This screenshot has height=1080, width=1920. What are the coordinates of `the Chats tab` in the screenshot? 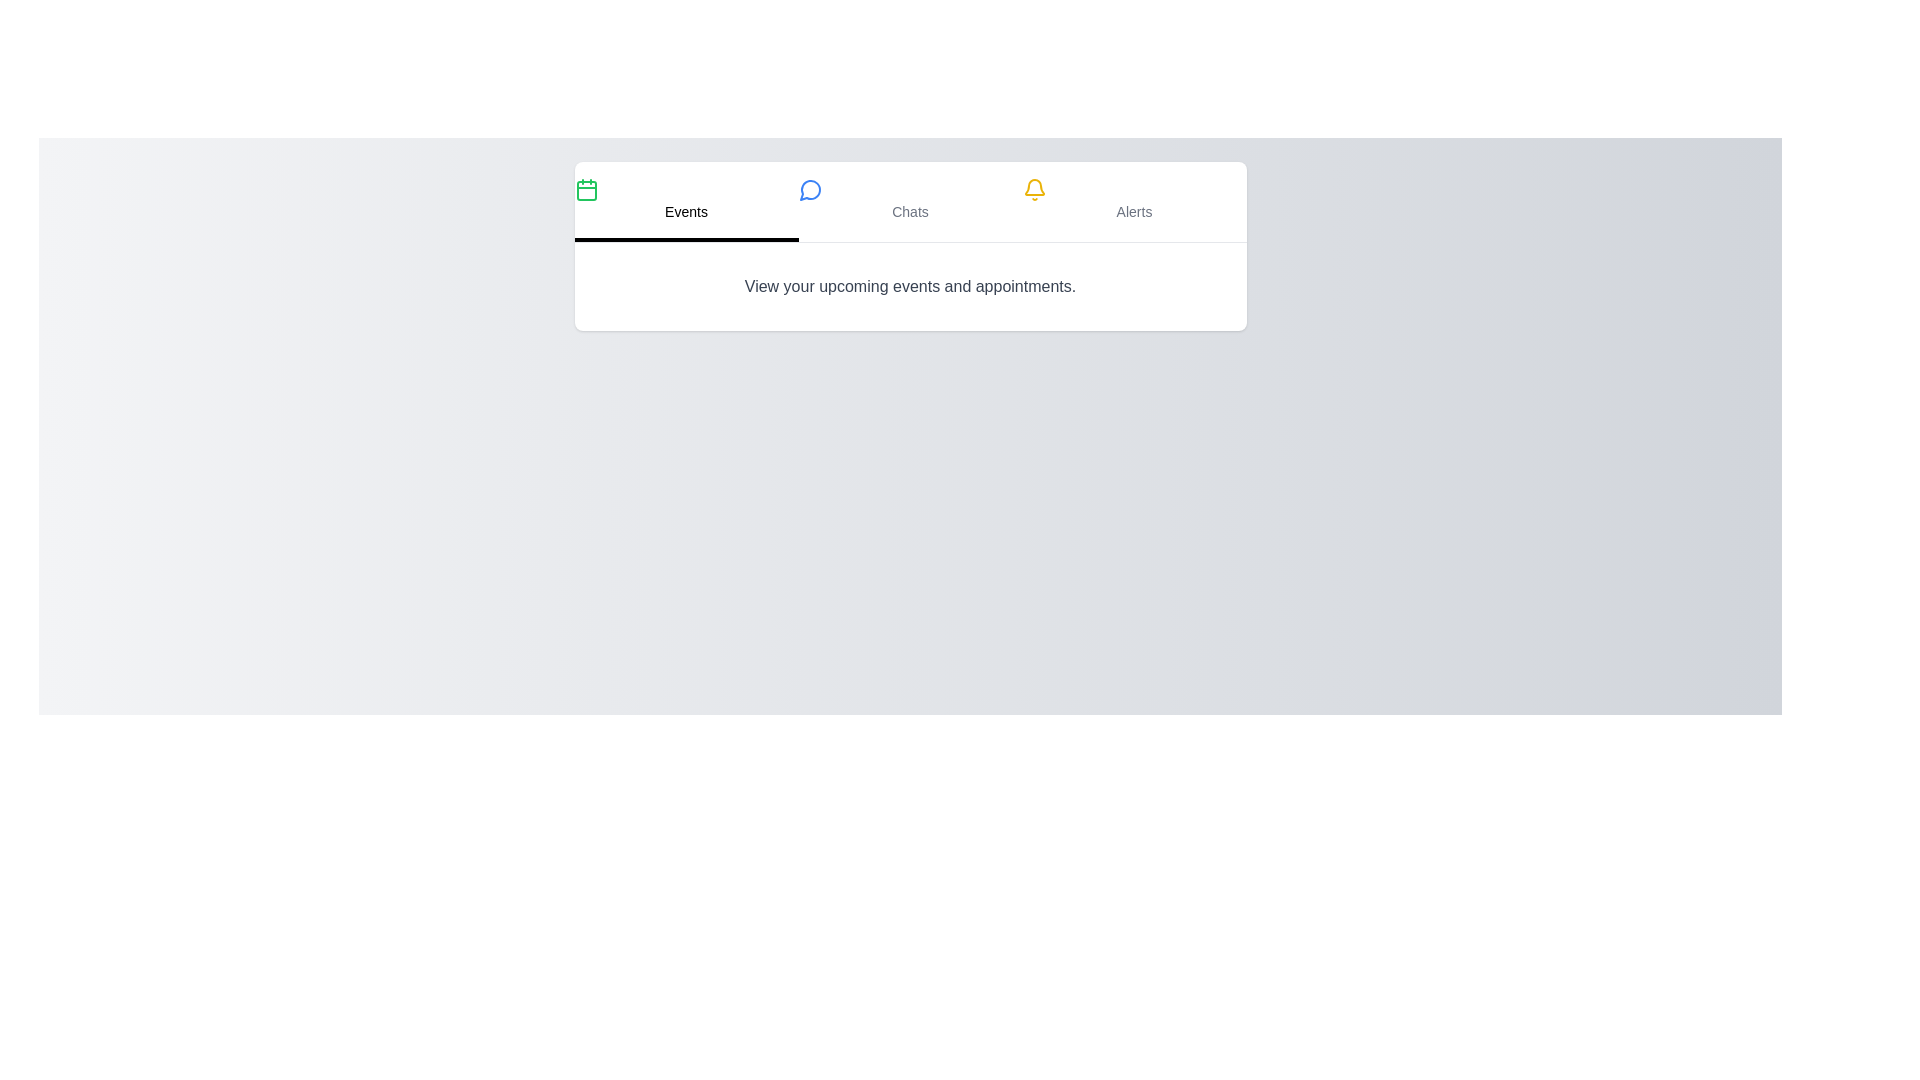 It's located at (909, 201).